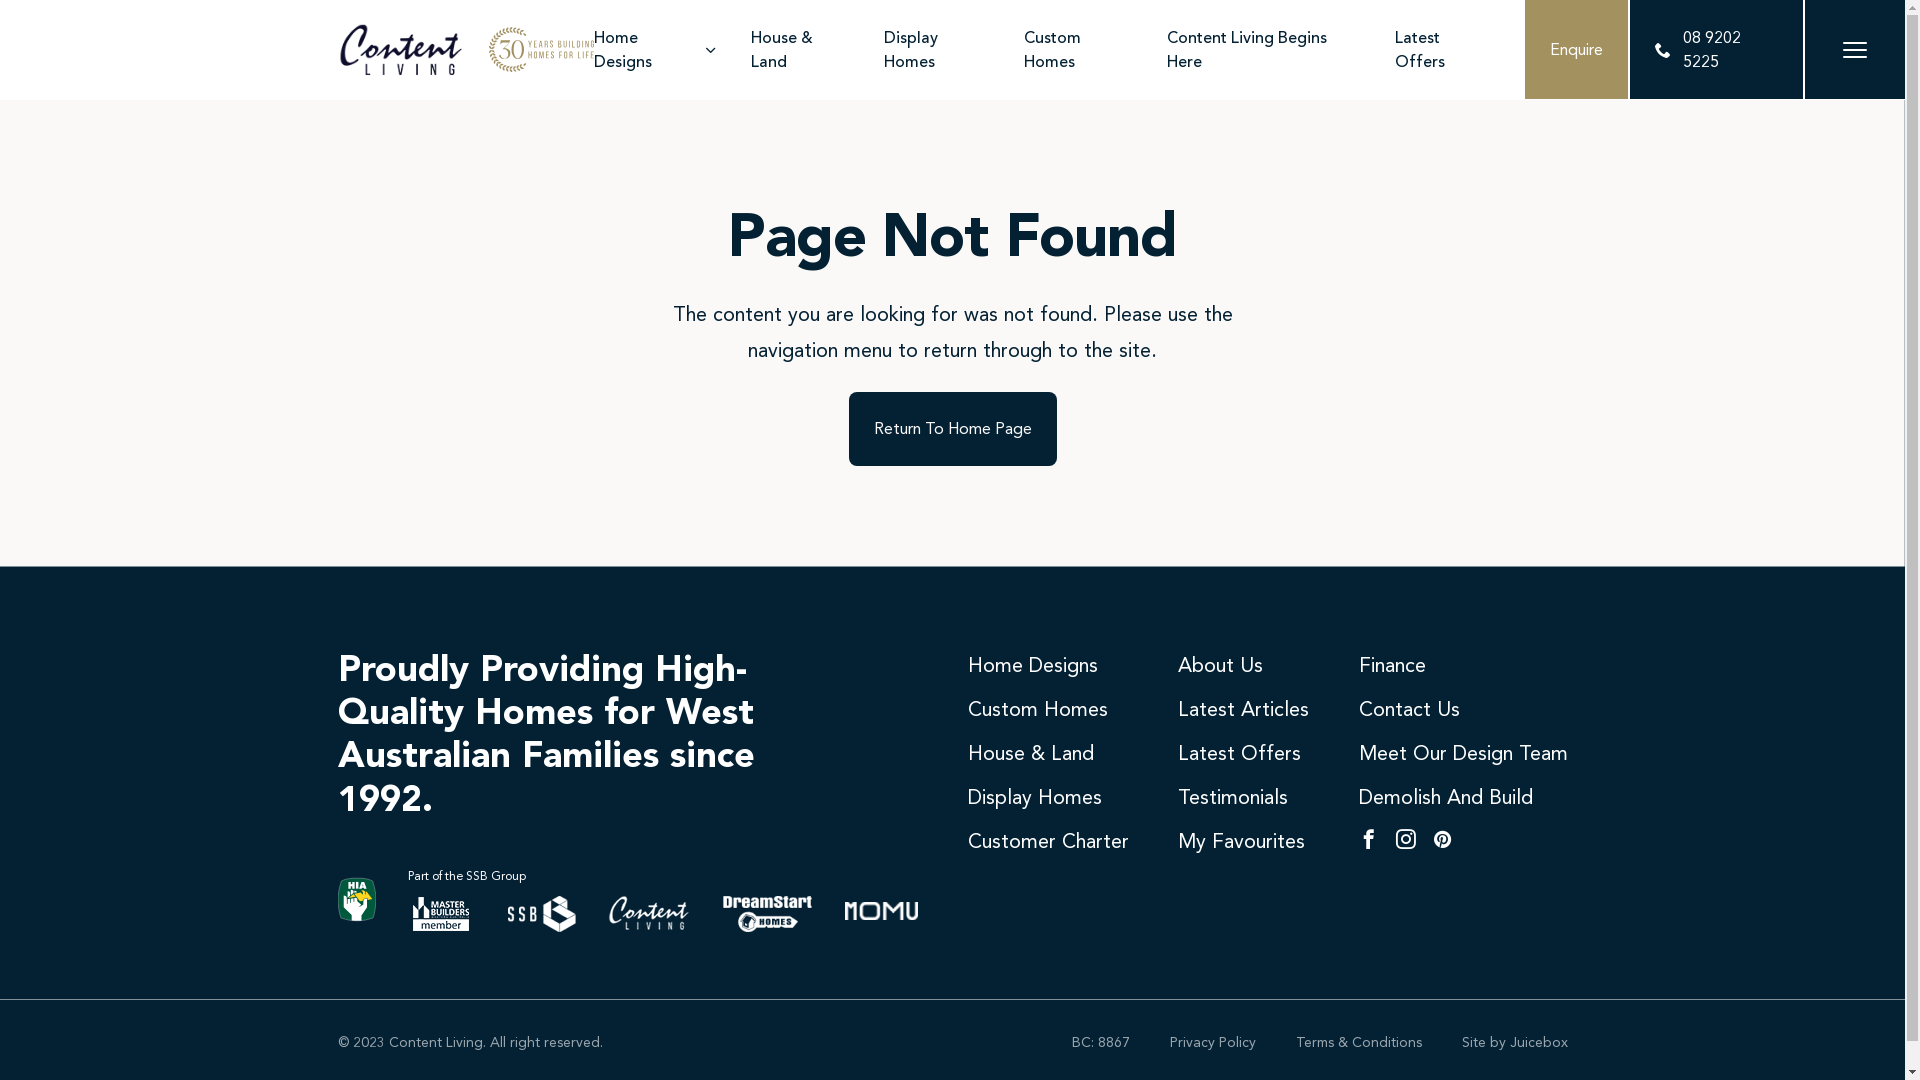 Image resolution: width=1920 pixels, height=1080 pixels. What do you see at coordinates (1395, 840) in the screenshot?
I see `'Instagram'` at bounding box center [1395, 840].